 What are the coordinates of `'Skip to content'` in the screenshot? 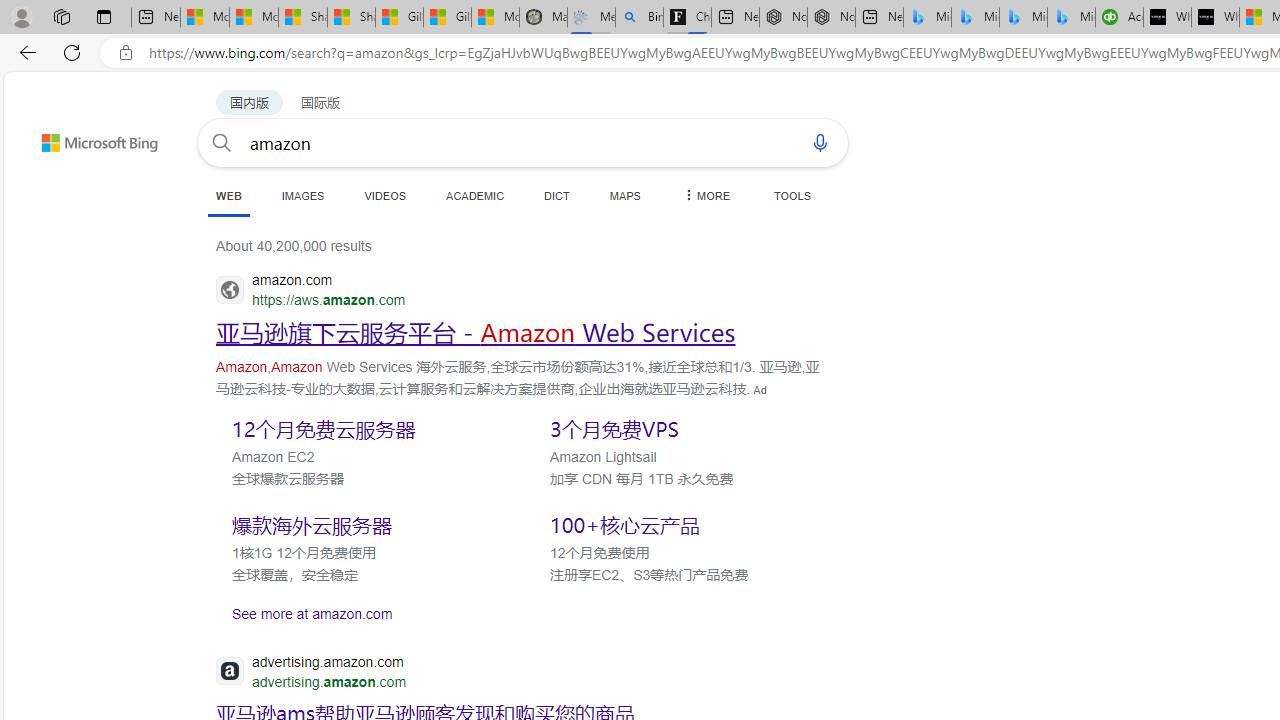 It's located at (64, 133).